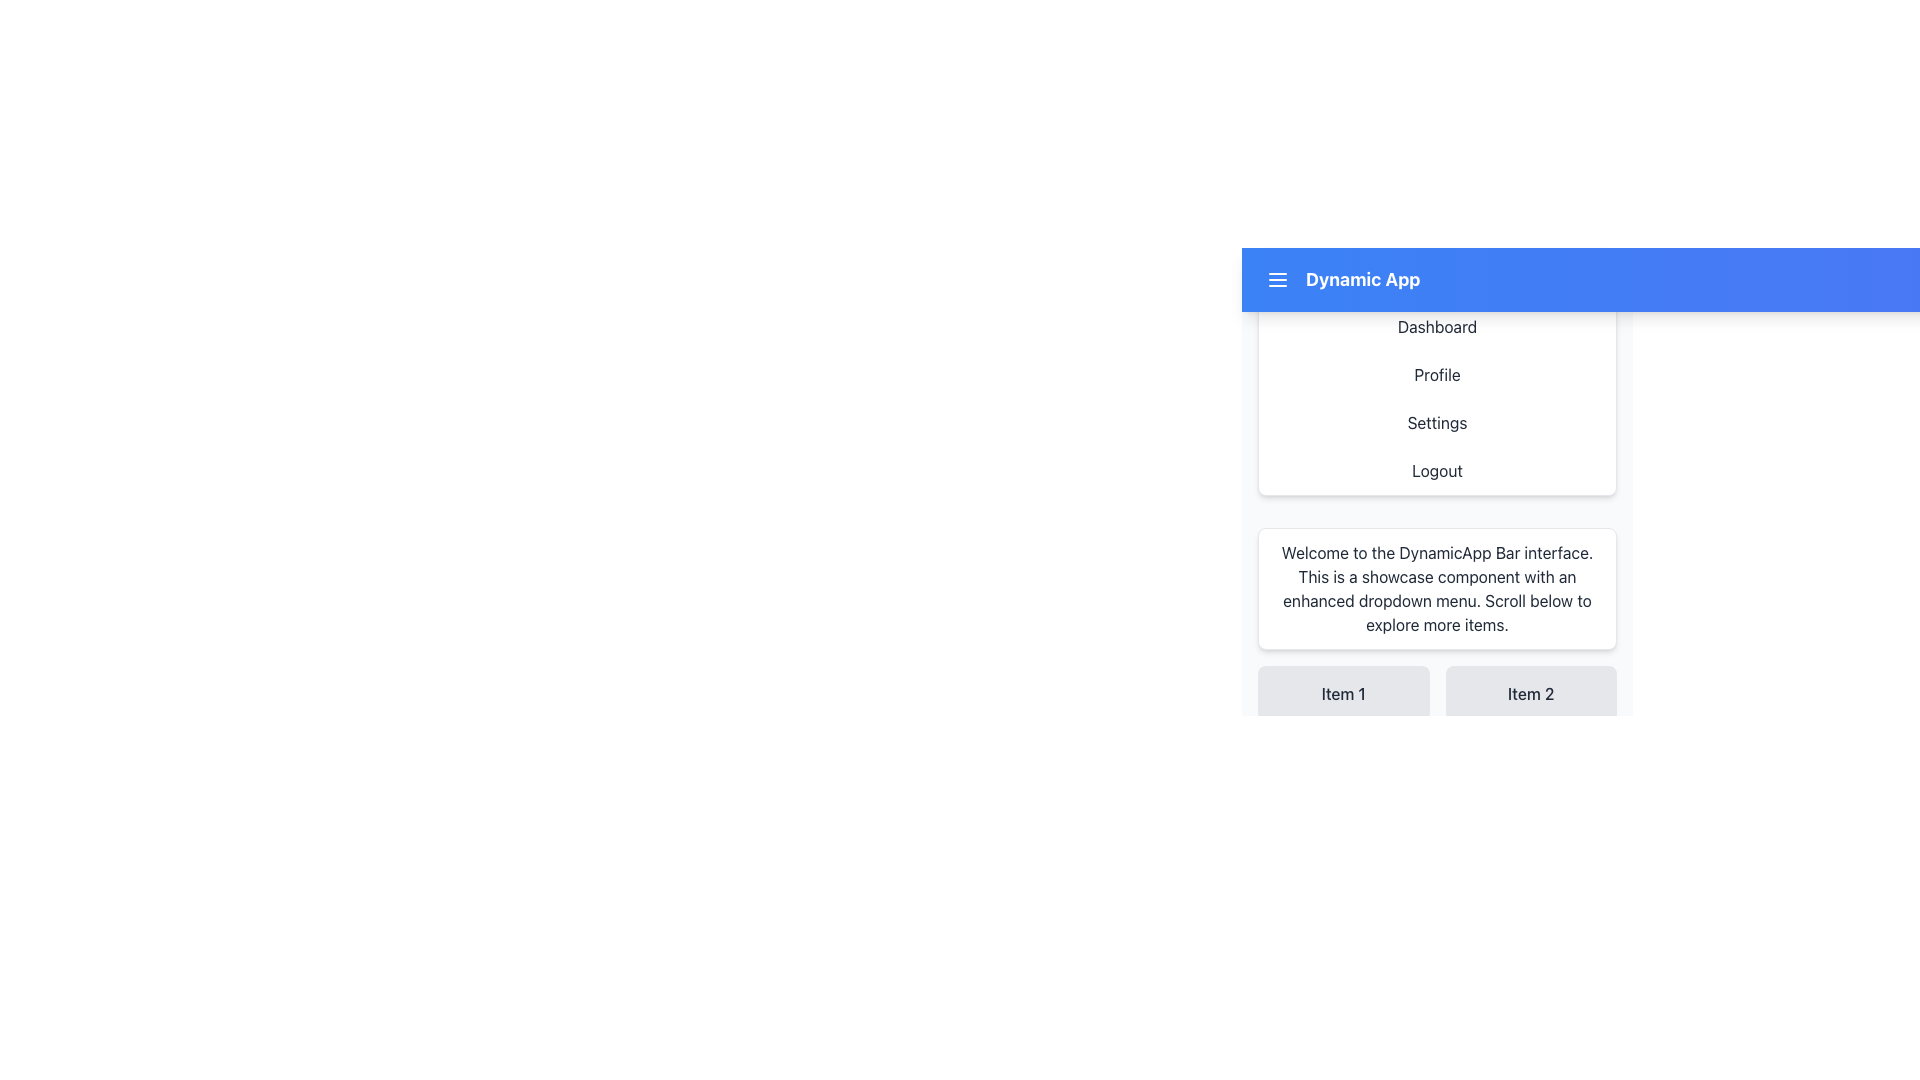  What do you see at coordinates (1530, 693) in the screenshot?
I see `the Text Label representing 'Item 2', which is positioned as the second item in a horizontal arrangement at the bottom of the interface` at bounding box center [1530, 693].